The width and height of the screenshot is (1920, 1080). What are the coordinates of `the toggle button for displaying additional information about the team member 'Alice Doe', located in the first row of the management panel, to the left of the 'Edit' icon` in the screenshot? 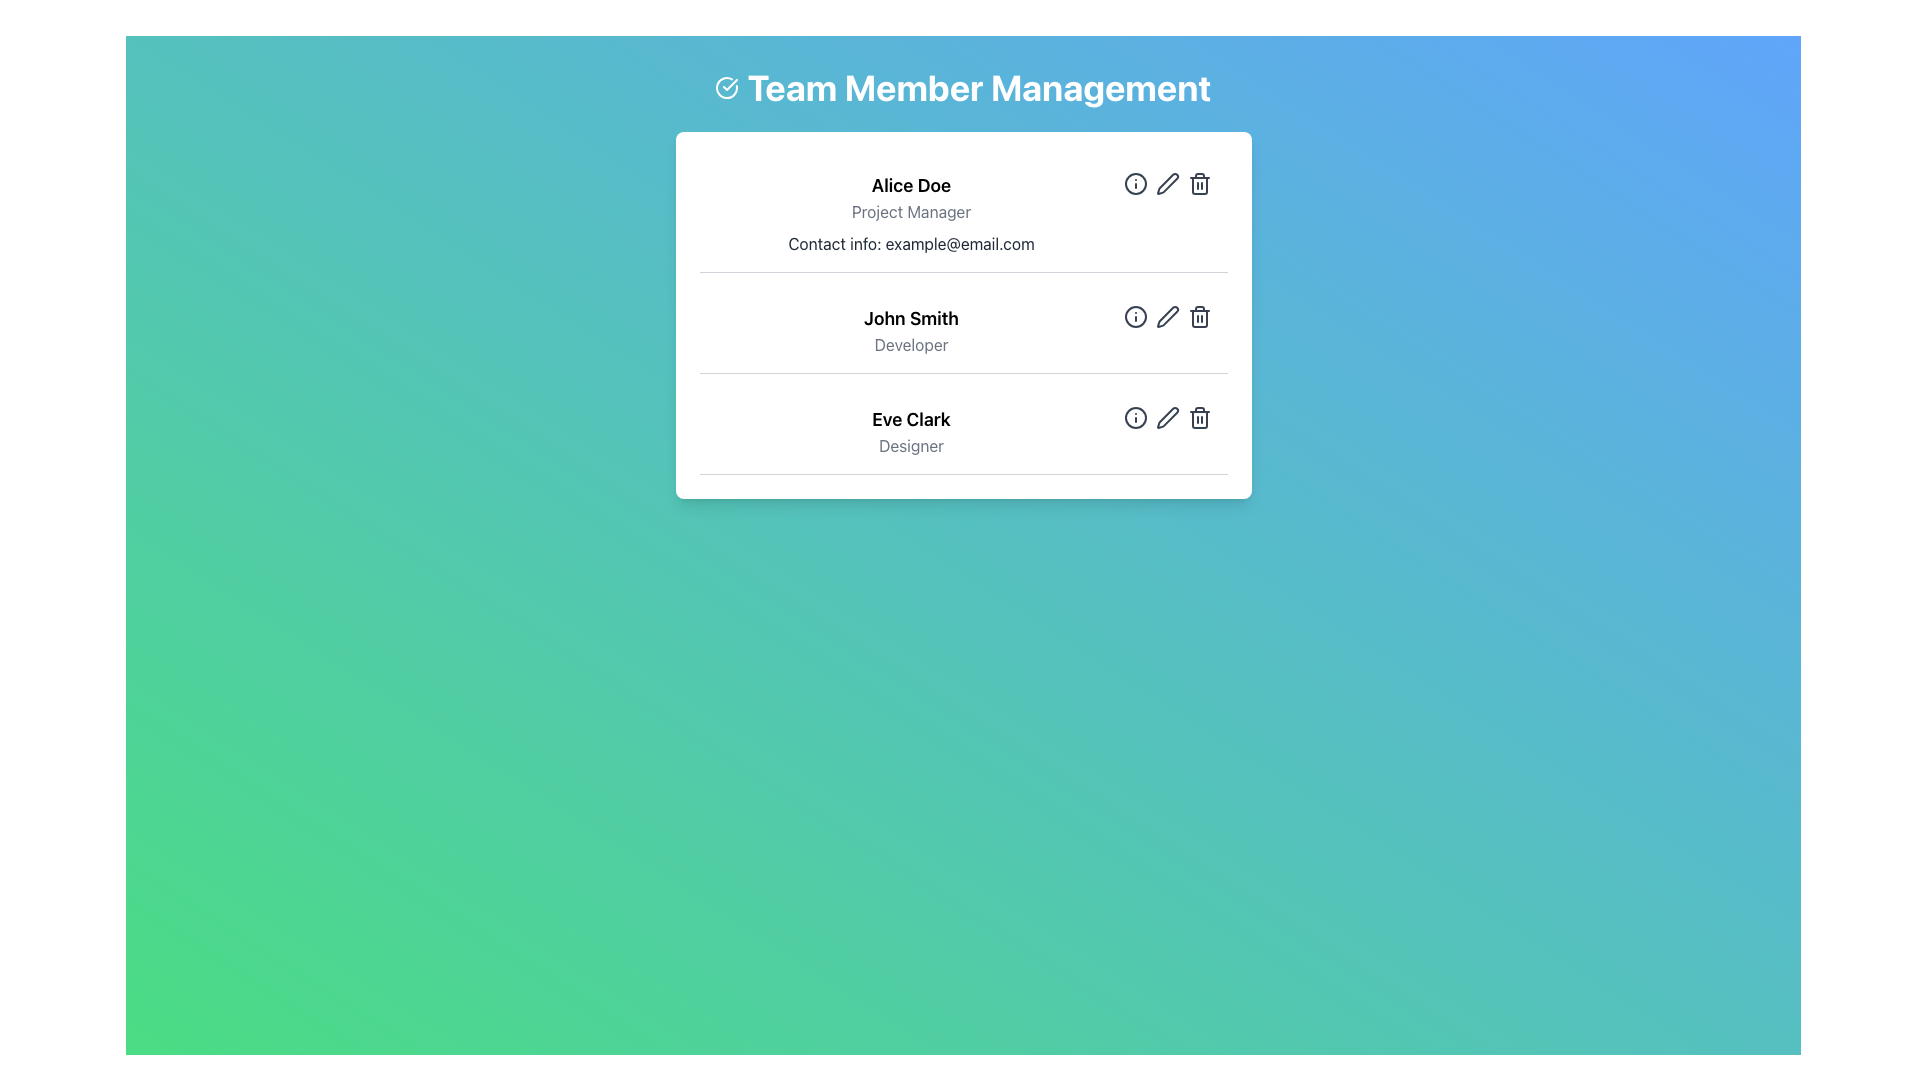 It's located at (1135, 184).